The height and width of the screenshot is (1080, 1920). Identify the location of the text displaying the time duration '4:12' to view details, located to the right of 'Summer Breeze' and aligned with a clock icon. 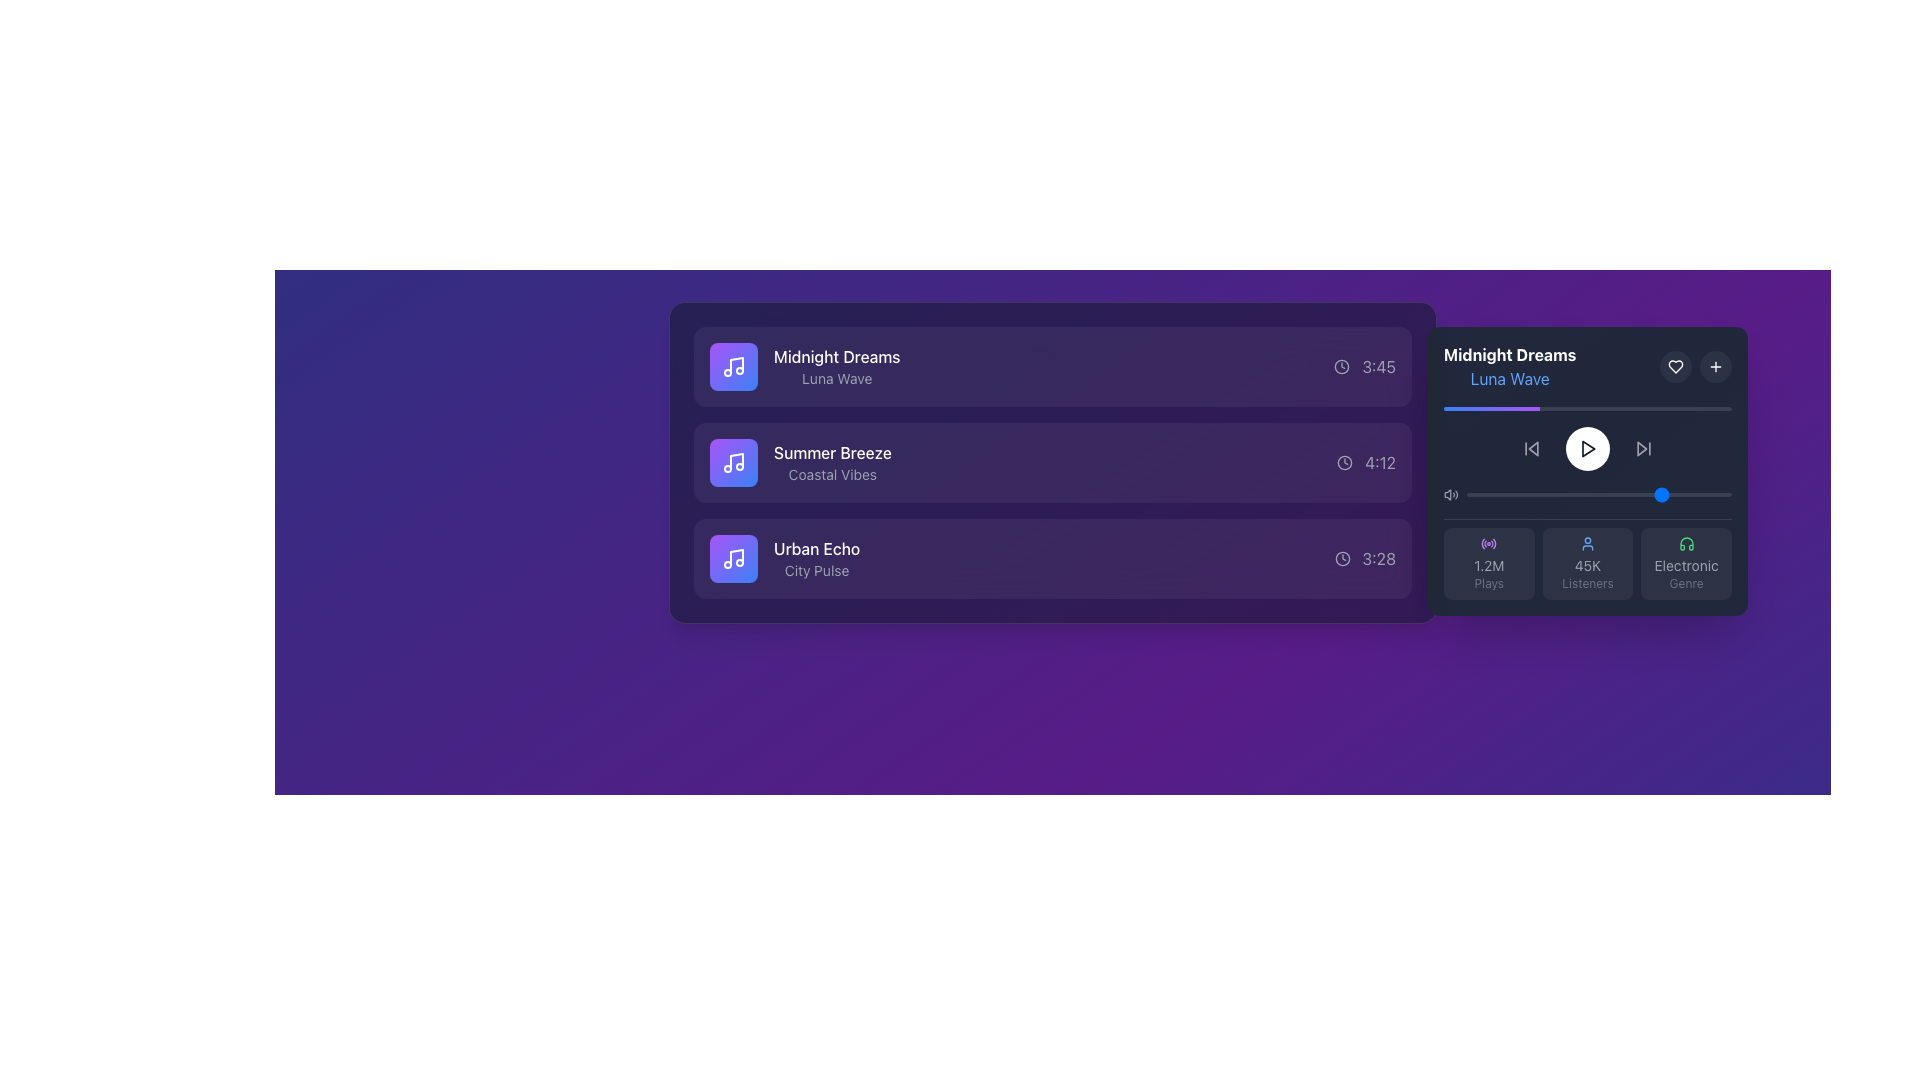
(1379, 462).